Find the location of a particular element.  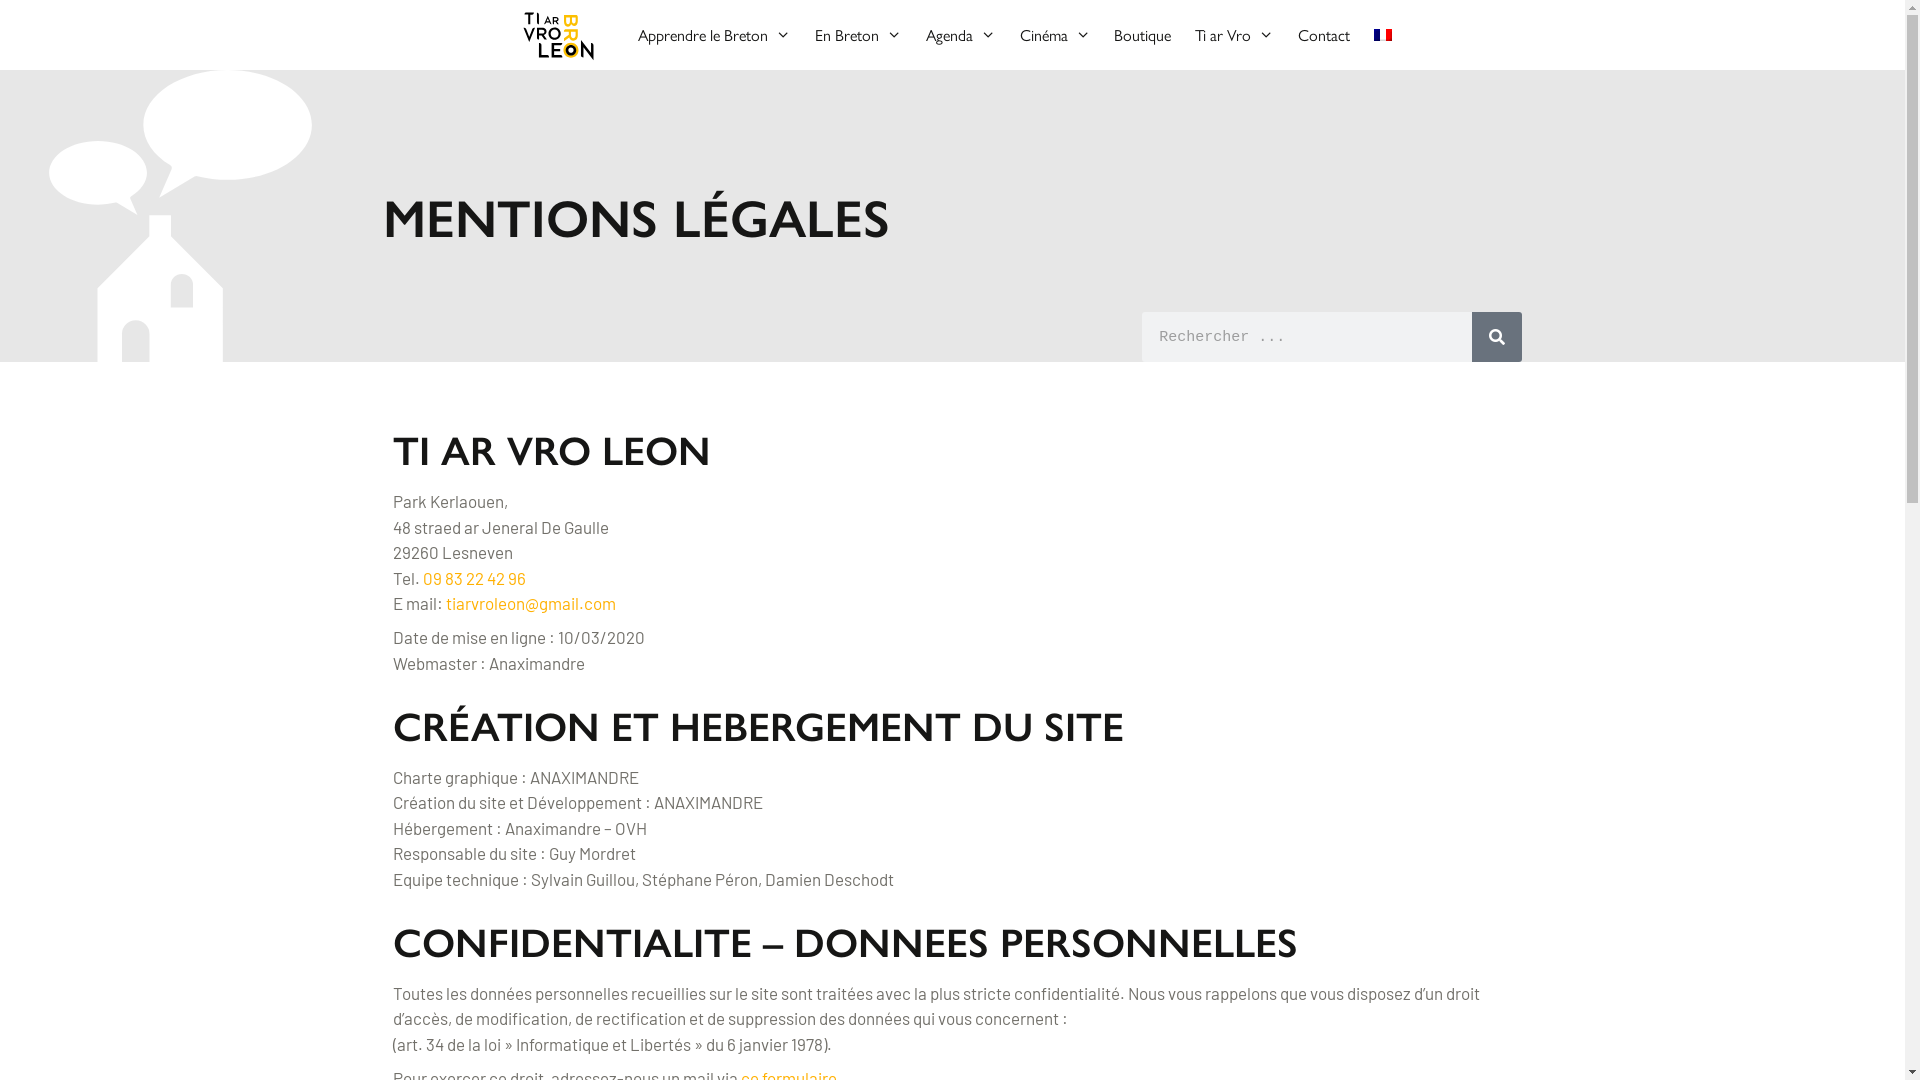

'Contact' is located at coordinates (1286, 34).